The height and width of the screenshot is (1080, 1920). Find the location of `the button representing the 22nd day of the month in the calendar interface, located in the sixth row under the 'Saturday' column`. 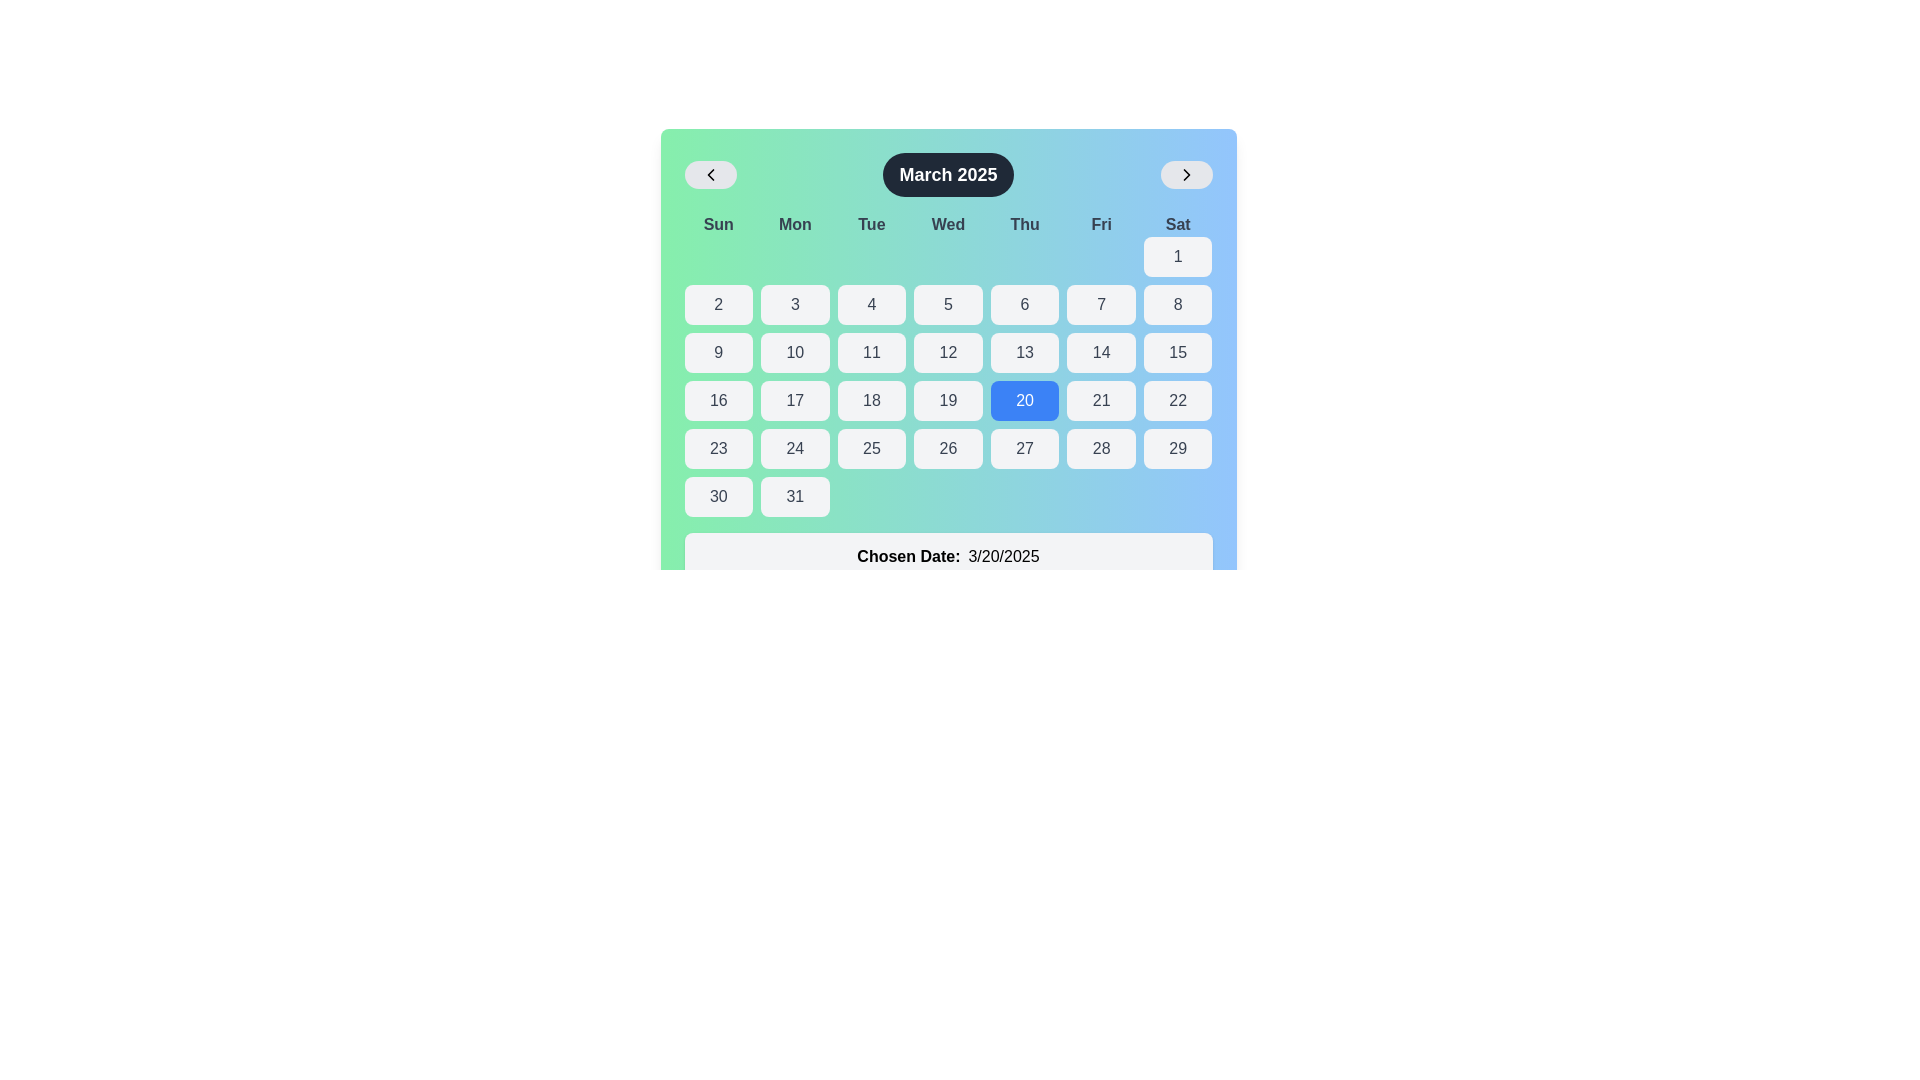

the button representing the 22nd day of the month in the calendar interface, located in the sixth row under the 'Saturday' column is located at coordinates (1178, 401).